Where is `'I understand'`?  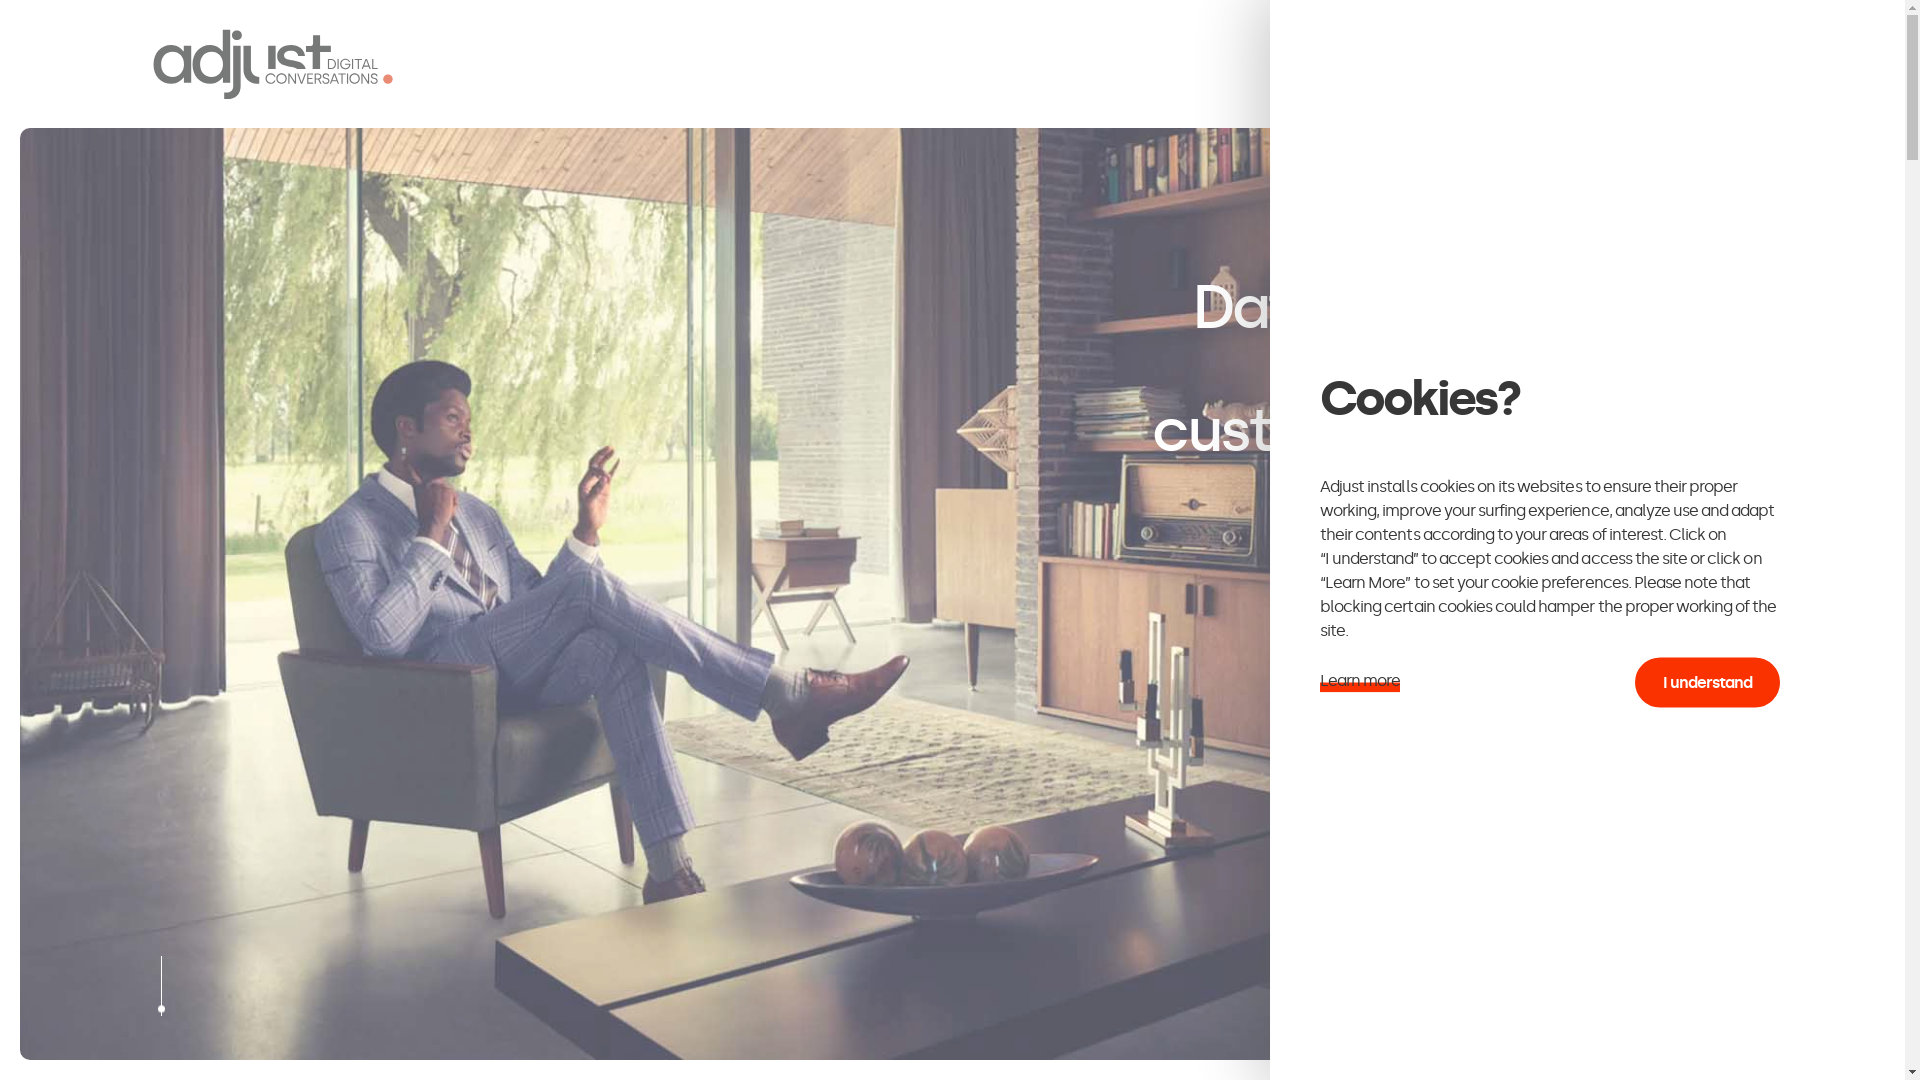
'I understand' is located at coordinates (1706, 681).